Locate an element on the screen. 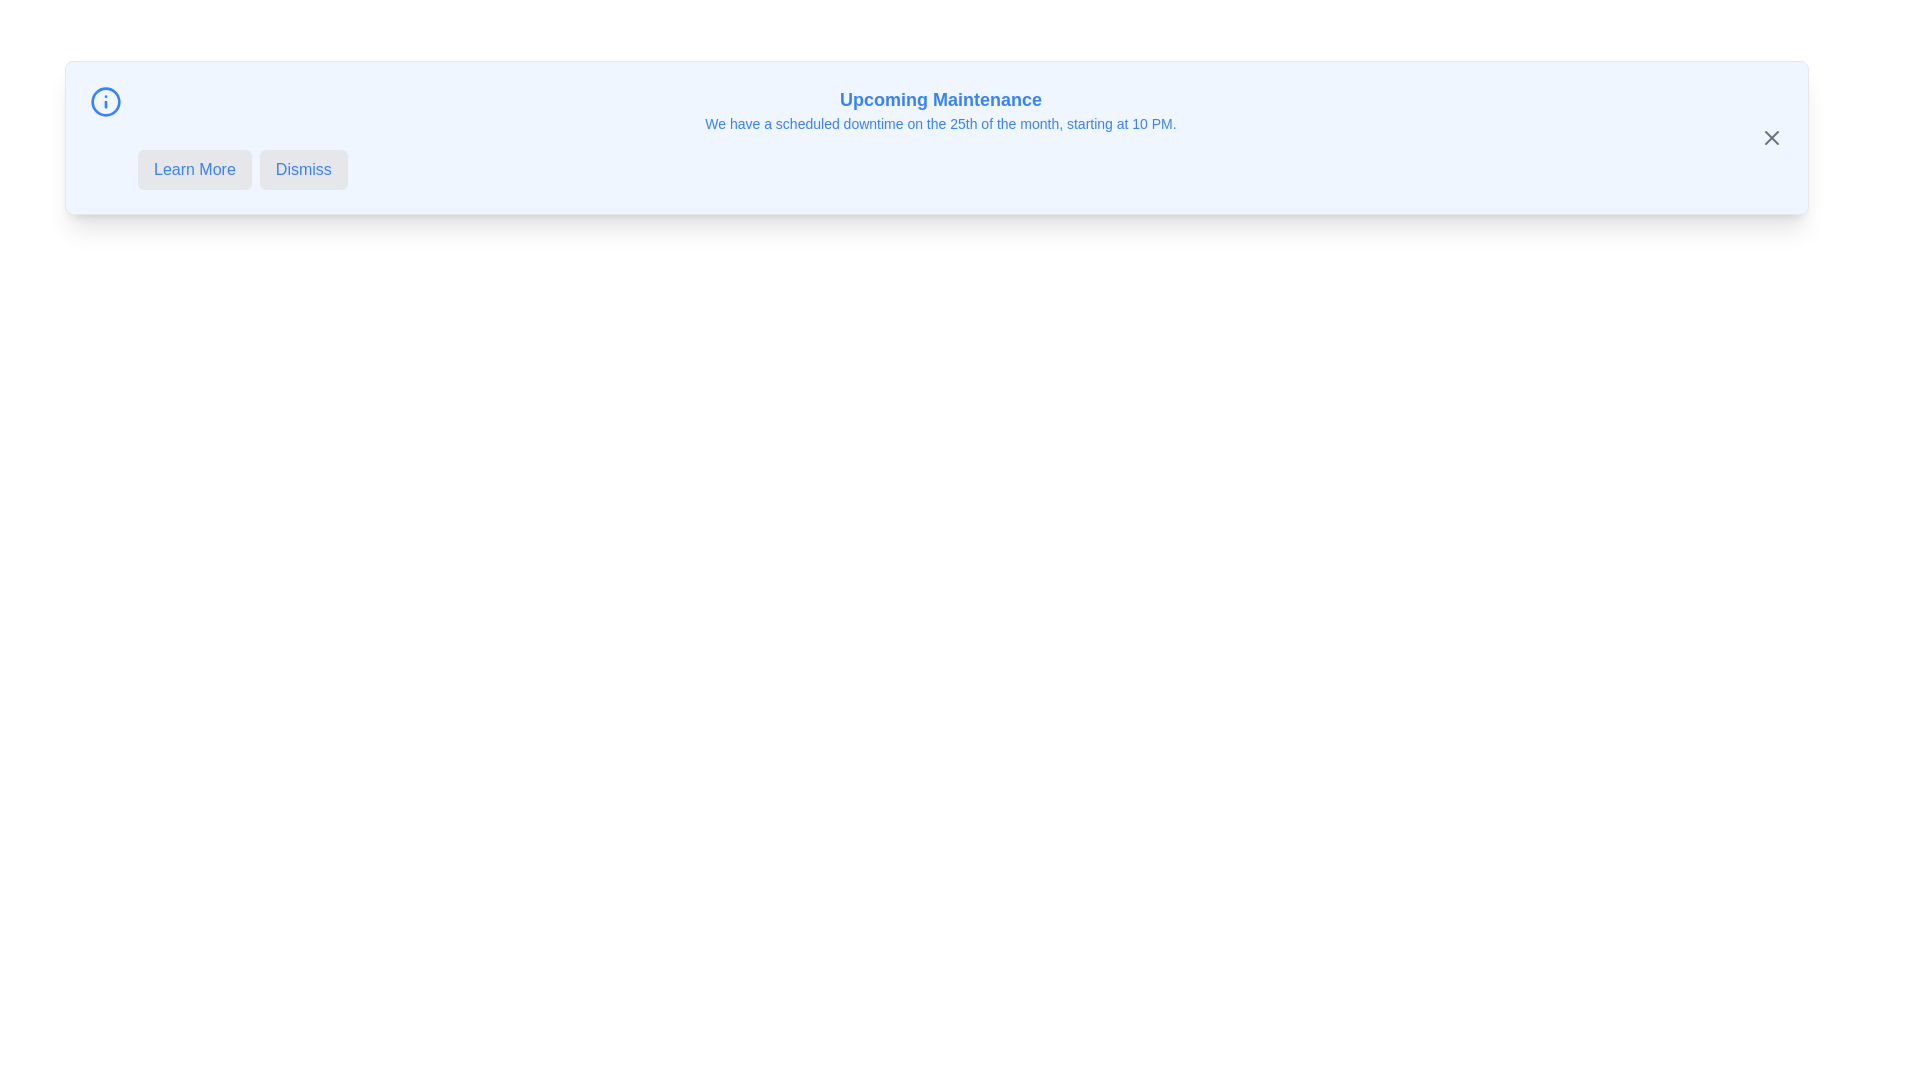 The height and width of the screenshot is (1080, 1920). the informational icon located at the top-left side of the notification card, which provides additional details or context about the notification is located at coordinates (104, 101).